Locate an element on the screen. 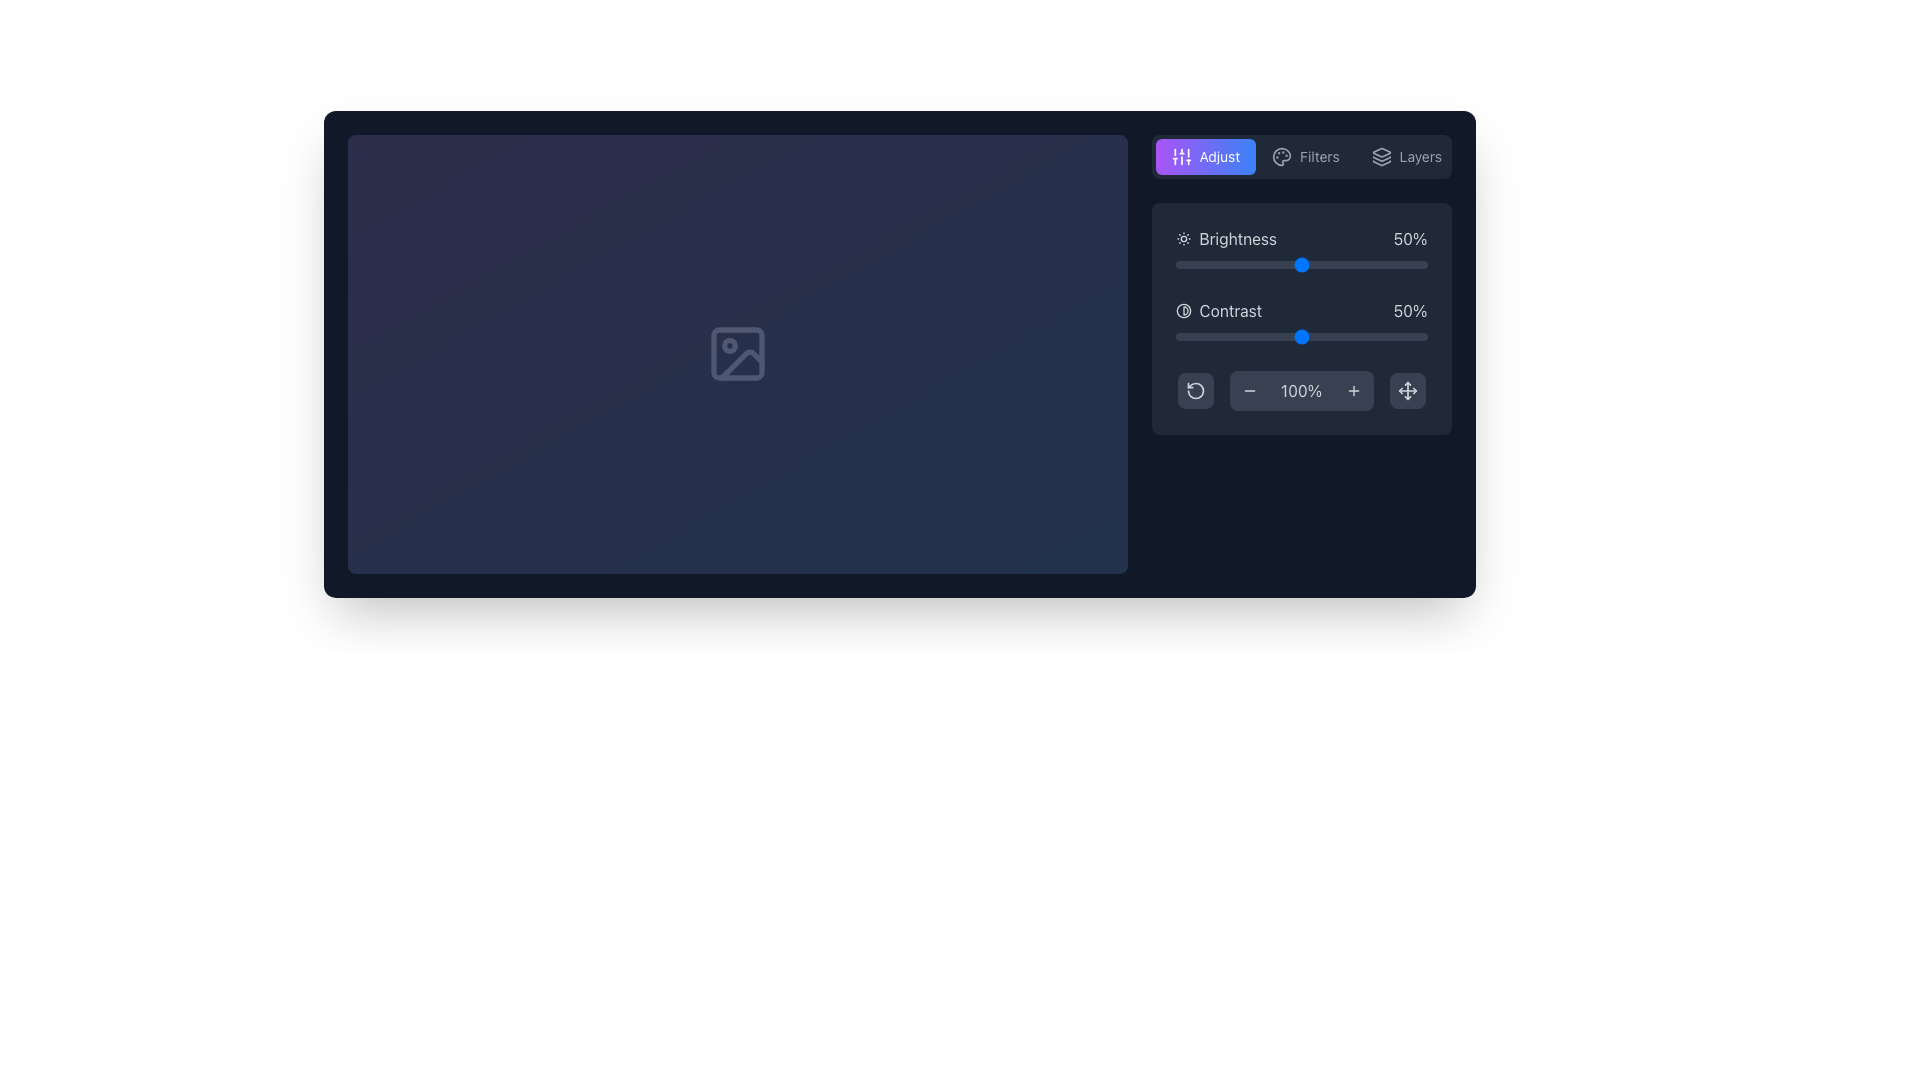 The image size is (1920, 1080). the contrast is located at coordinates (1291, 335).